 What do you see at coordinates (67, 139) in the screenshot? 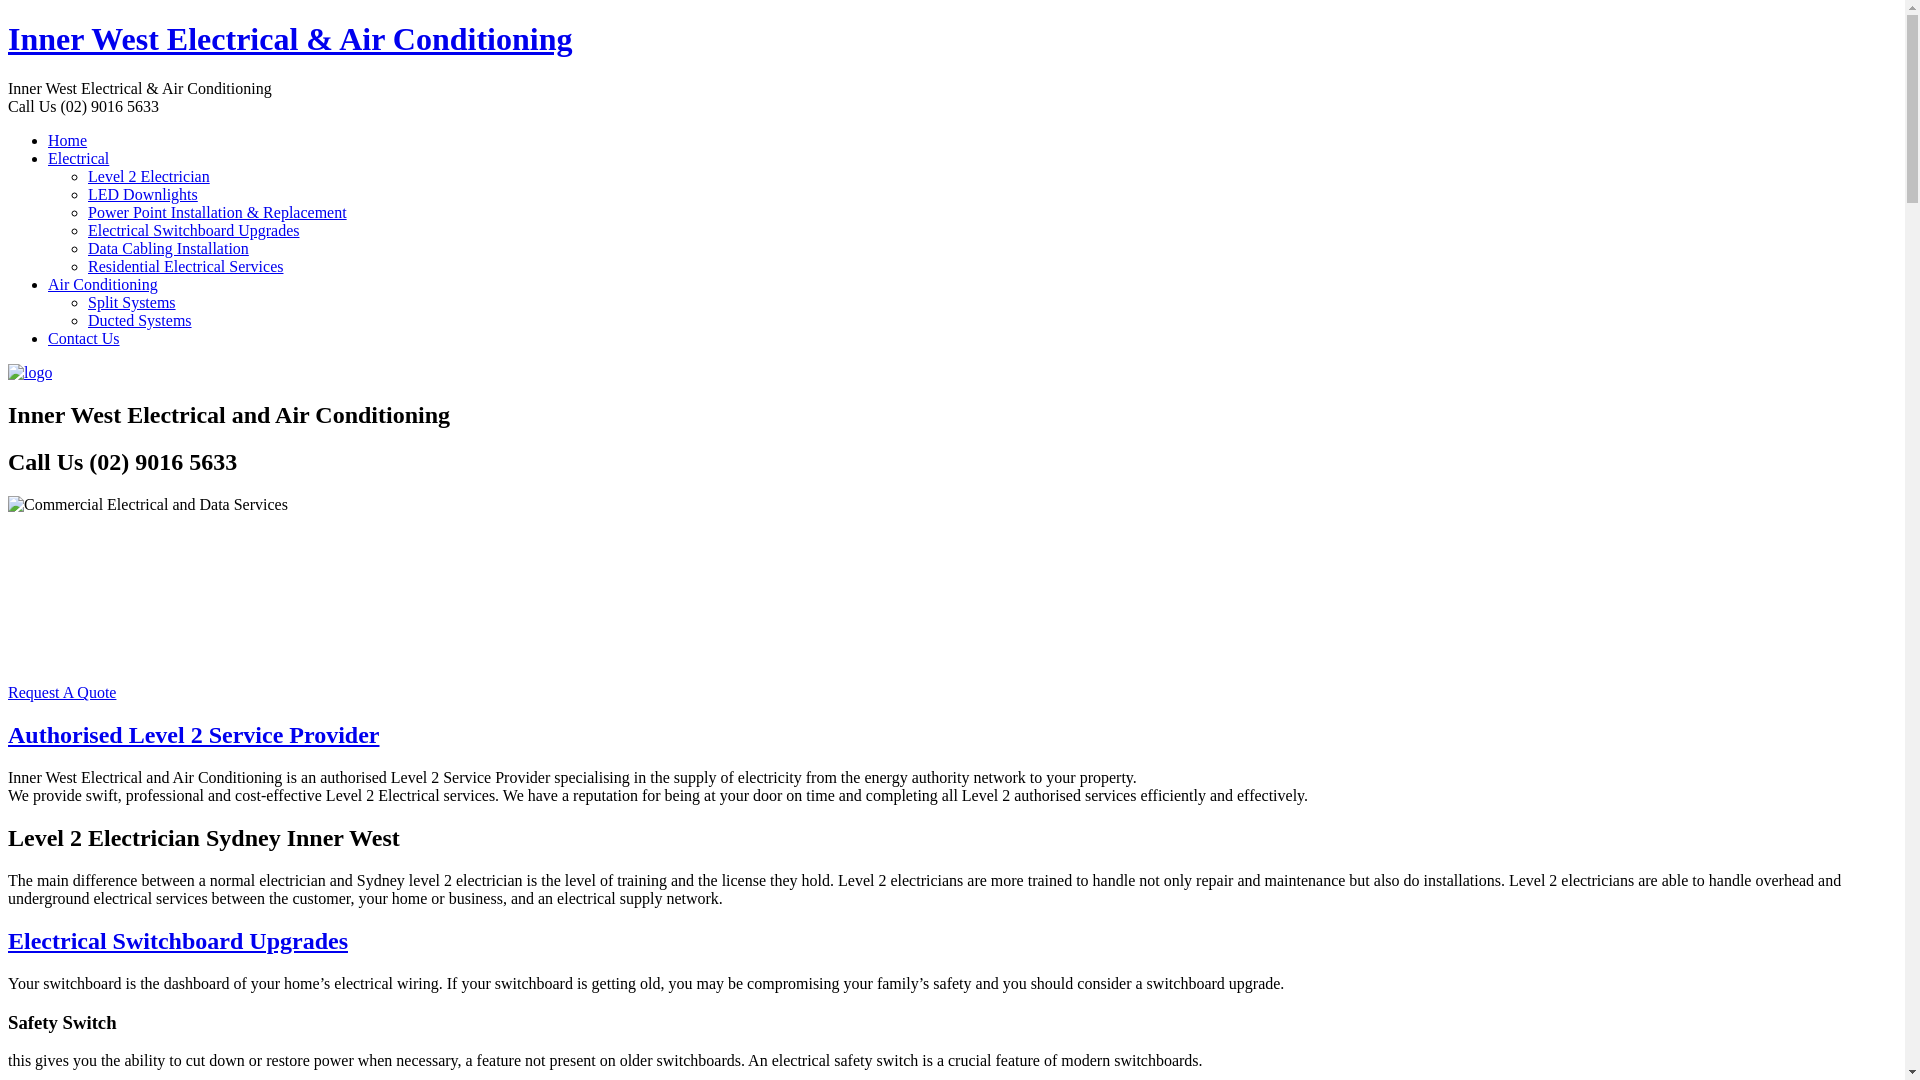
I see `'Home'` at bounding box center [67, 139].